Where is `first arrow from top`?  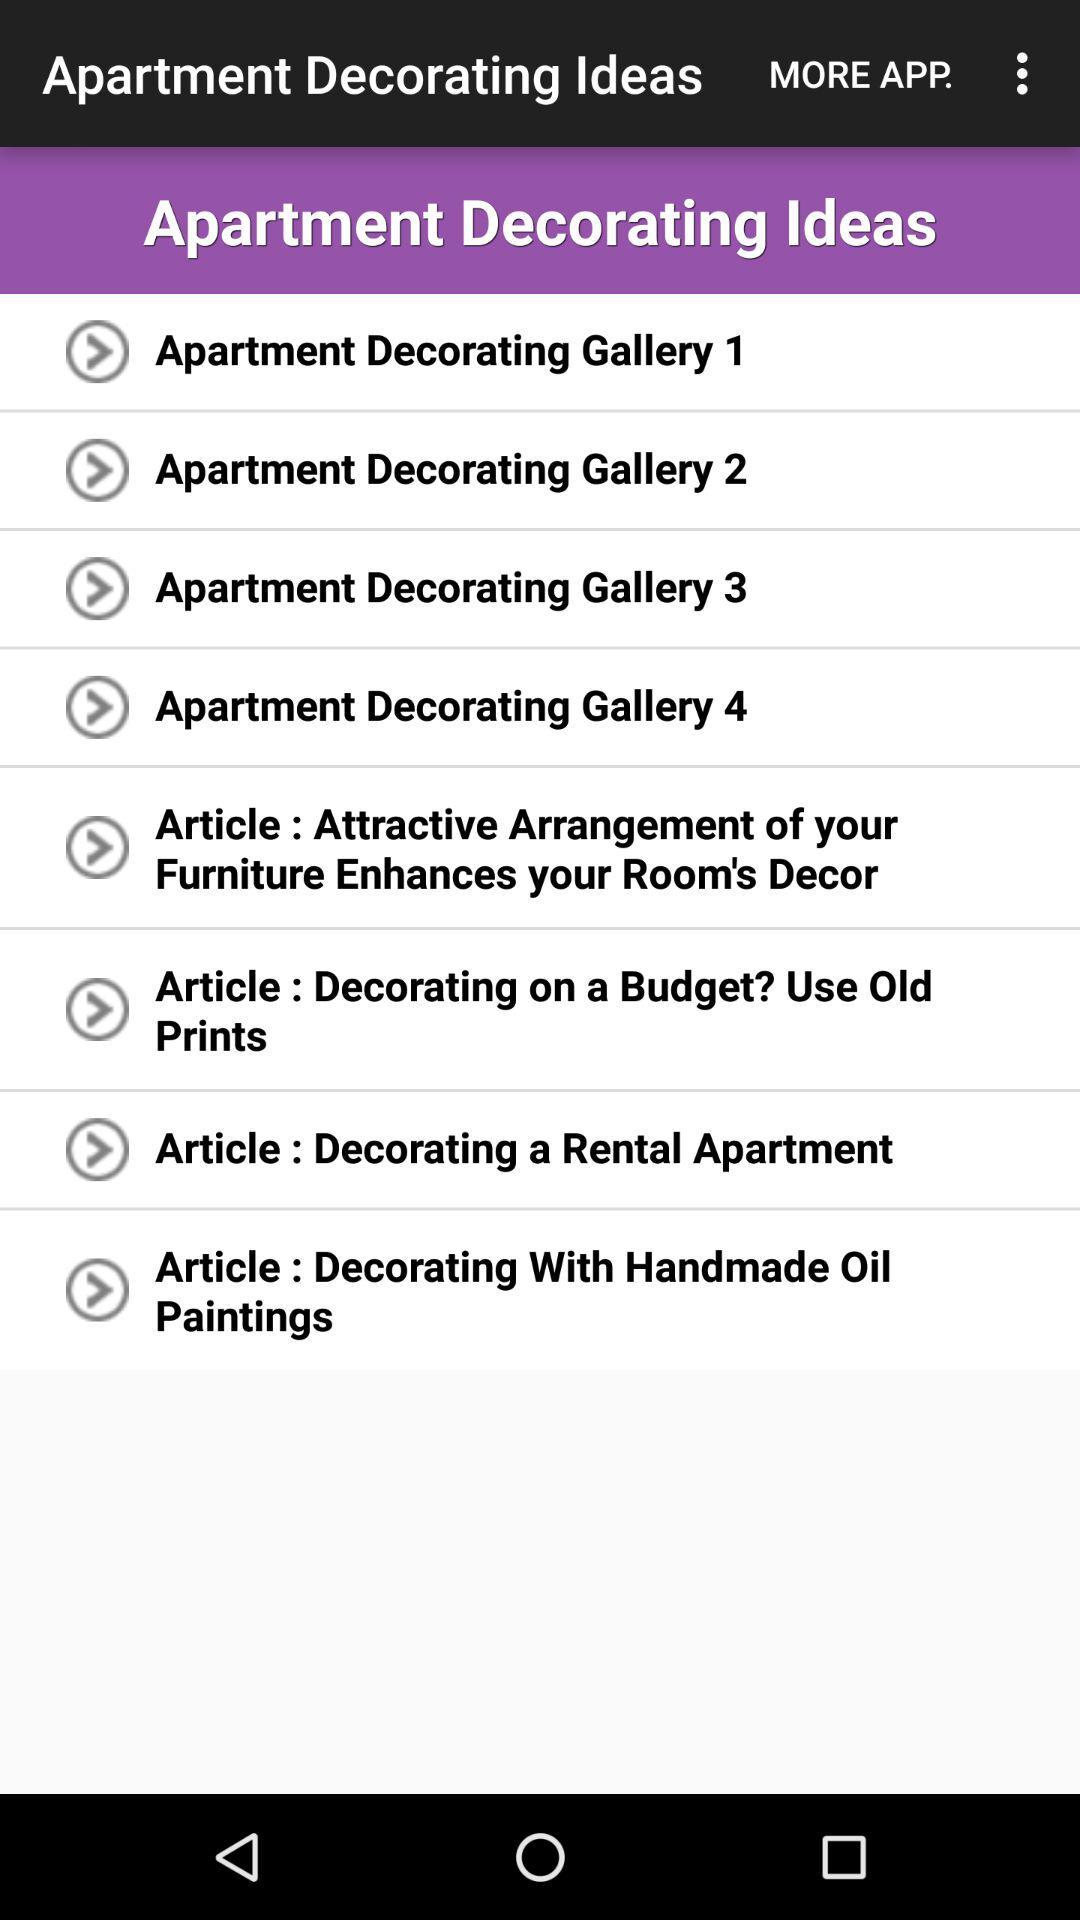
first arrow from top is located at coordinates (97, 351).